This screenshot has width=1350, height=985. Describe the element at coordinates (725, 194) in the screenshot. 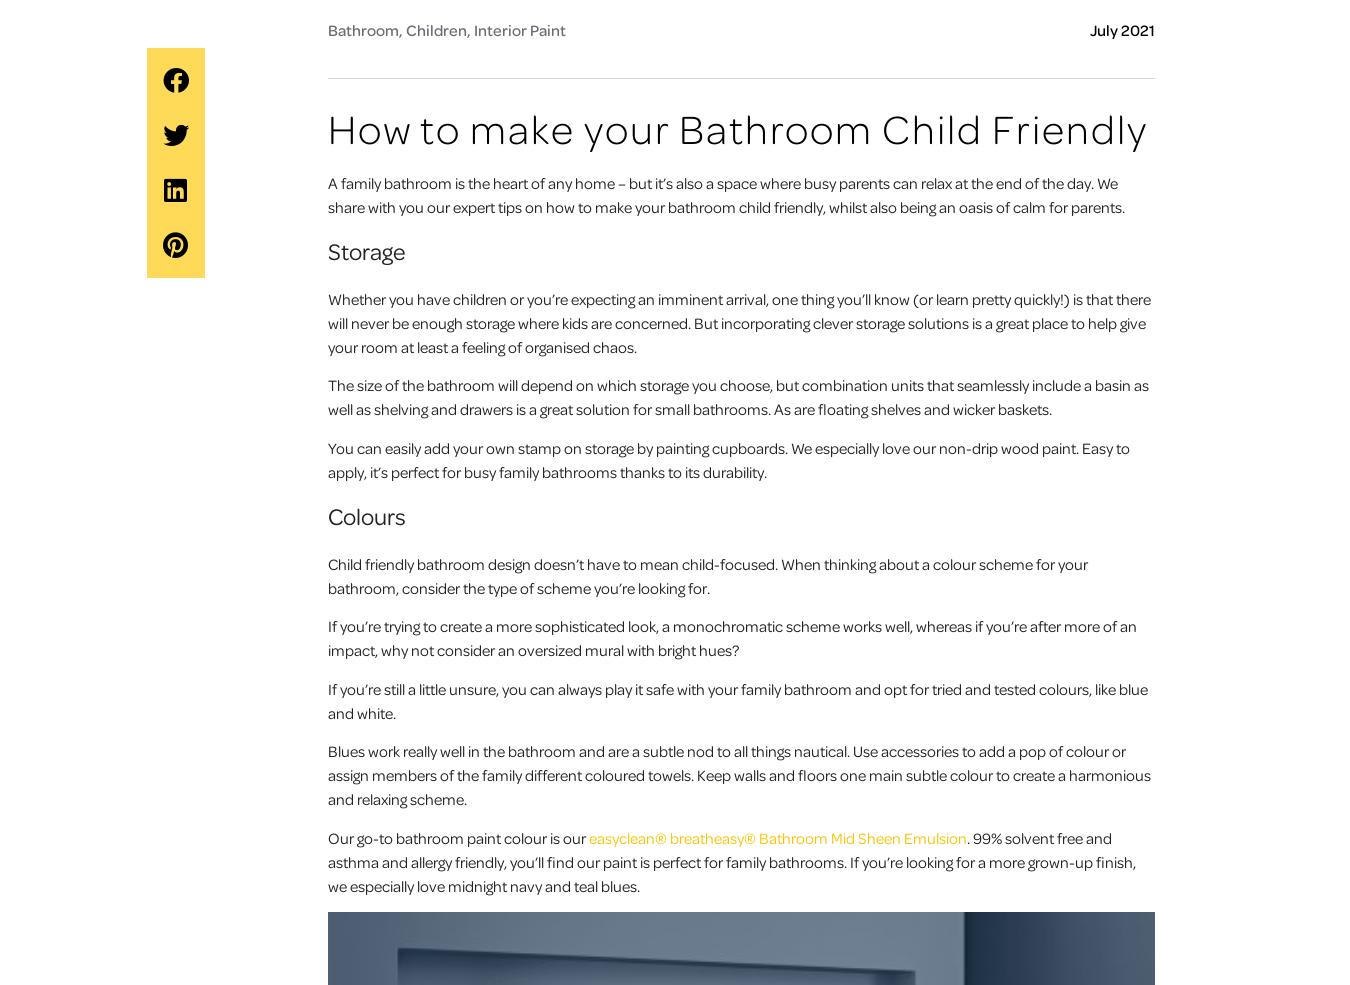

I see `'A family bathroom is the heart of any home – but it’s also a space where busy parents can relax at the end of the day. We share with you our expert tips on how to make your bathroom child friendly, whilst also being an oasis of calm for parents.'` at that location.